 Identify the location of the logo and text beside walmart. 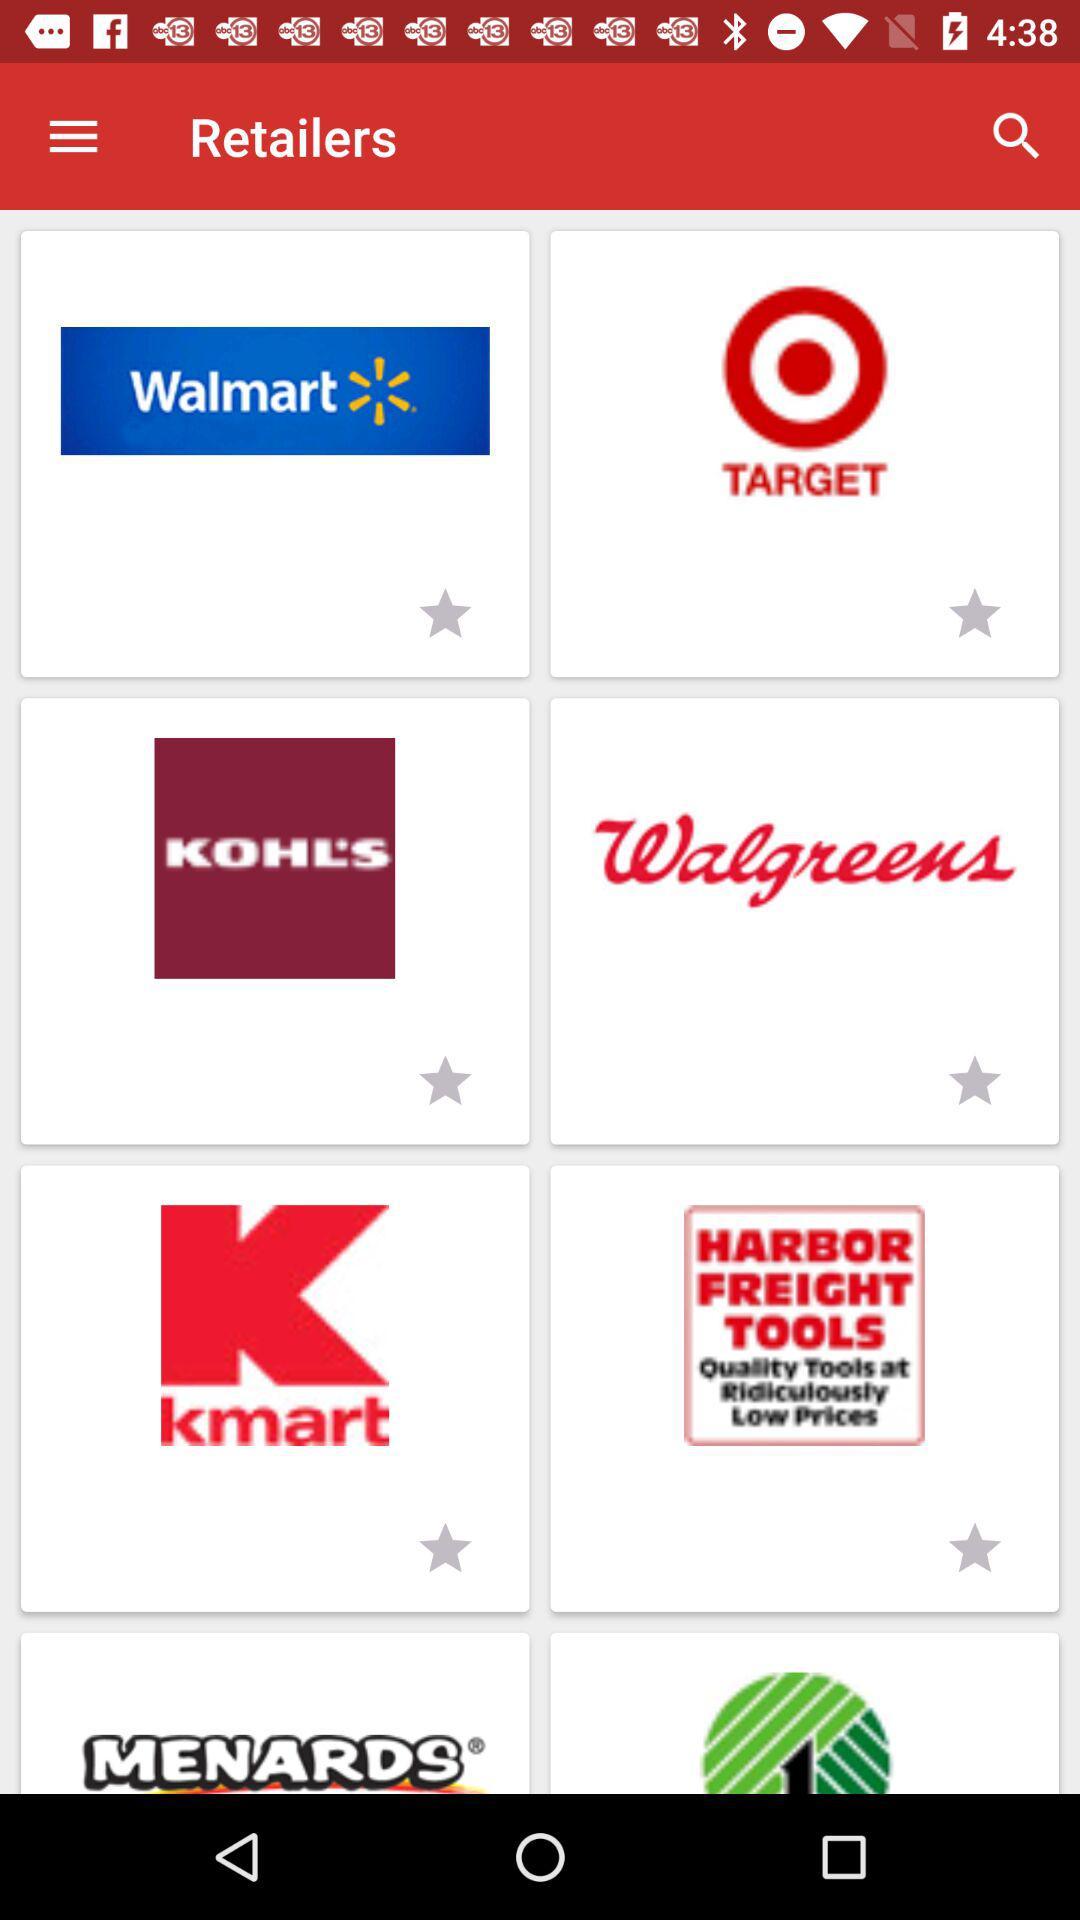
(804, 453).